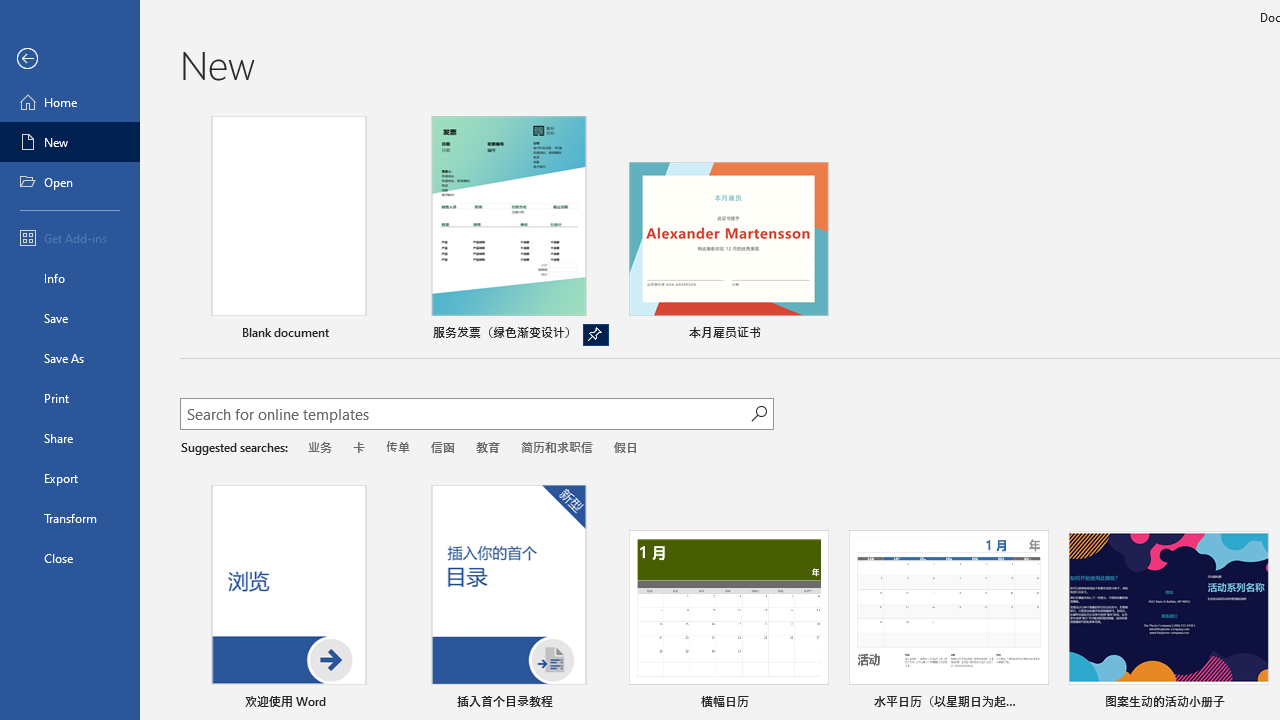 This screenshot has height=720, width=1280. Describe the element at coordinates (464, 415) in the screenshot. I see `'Search for online templates'` at that location.